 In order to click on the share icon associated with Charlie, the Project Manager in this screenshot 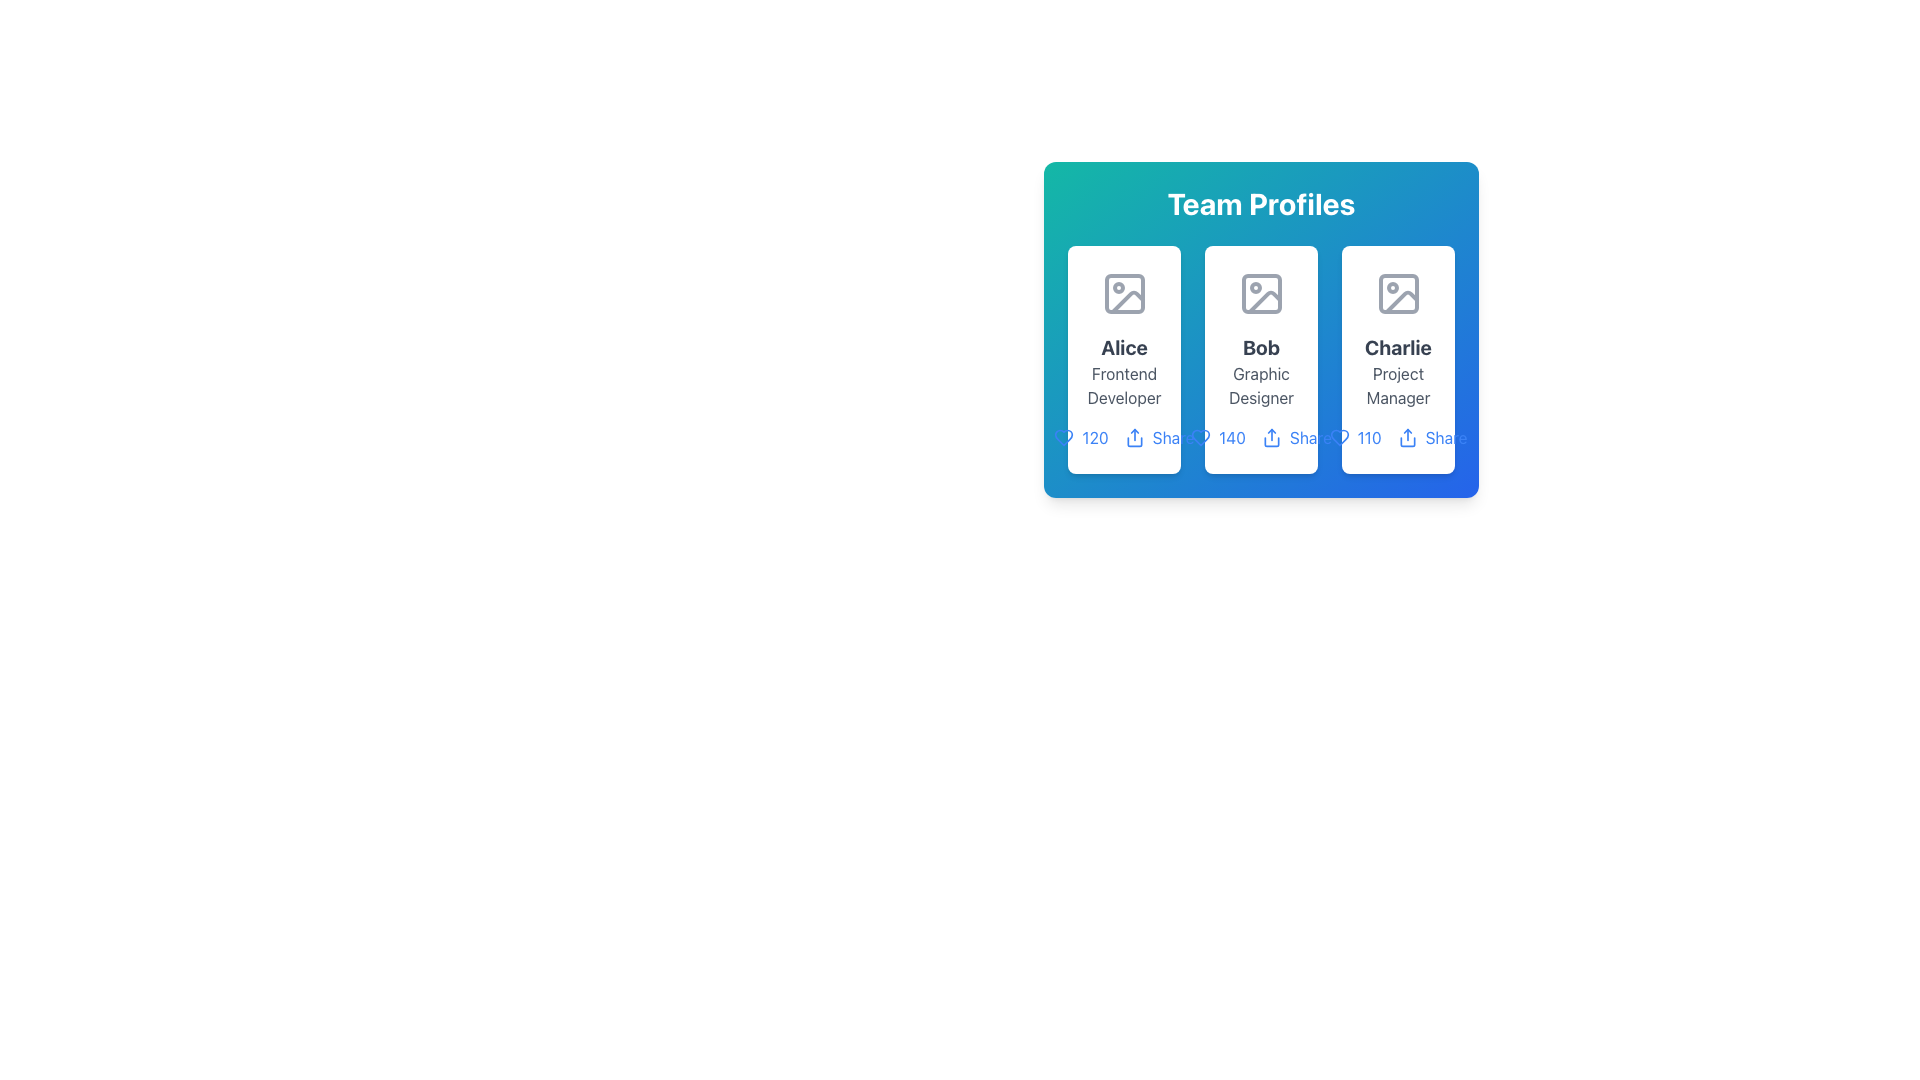, I will do `click(1406, 437)`.